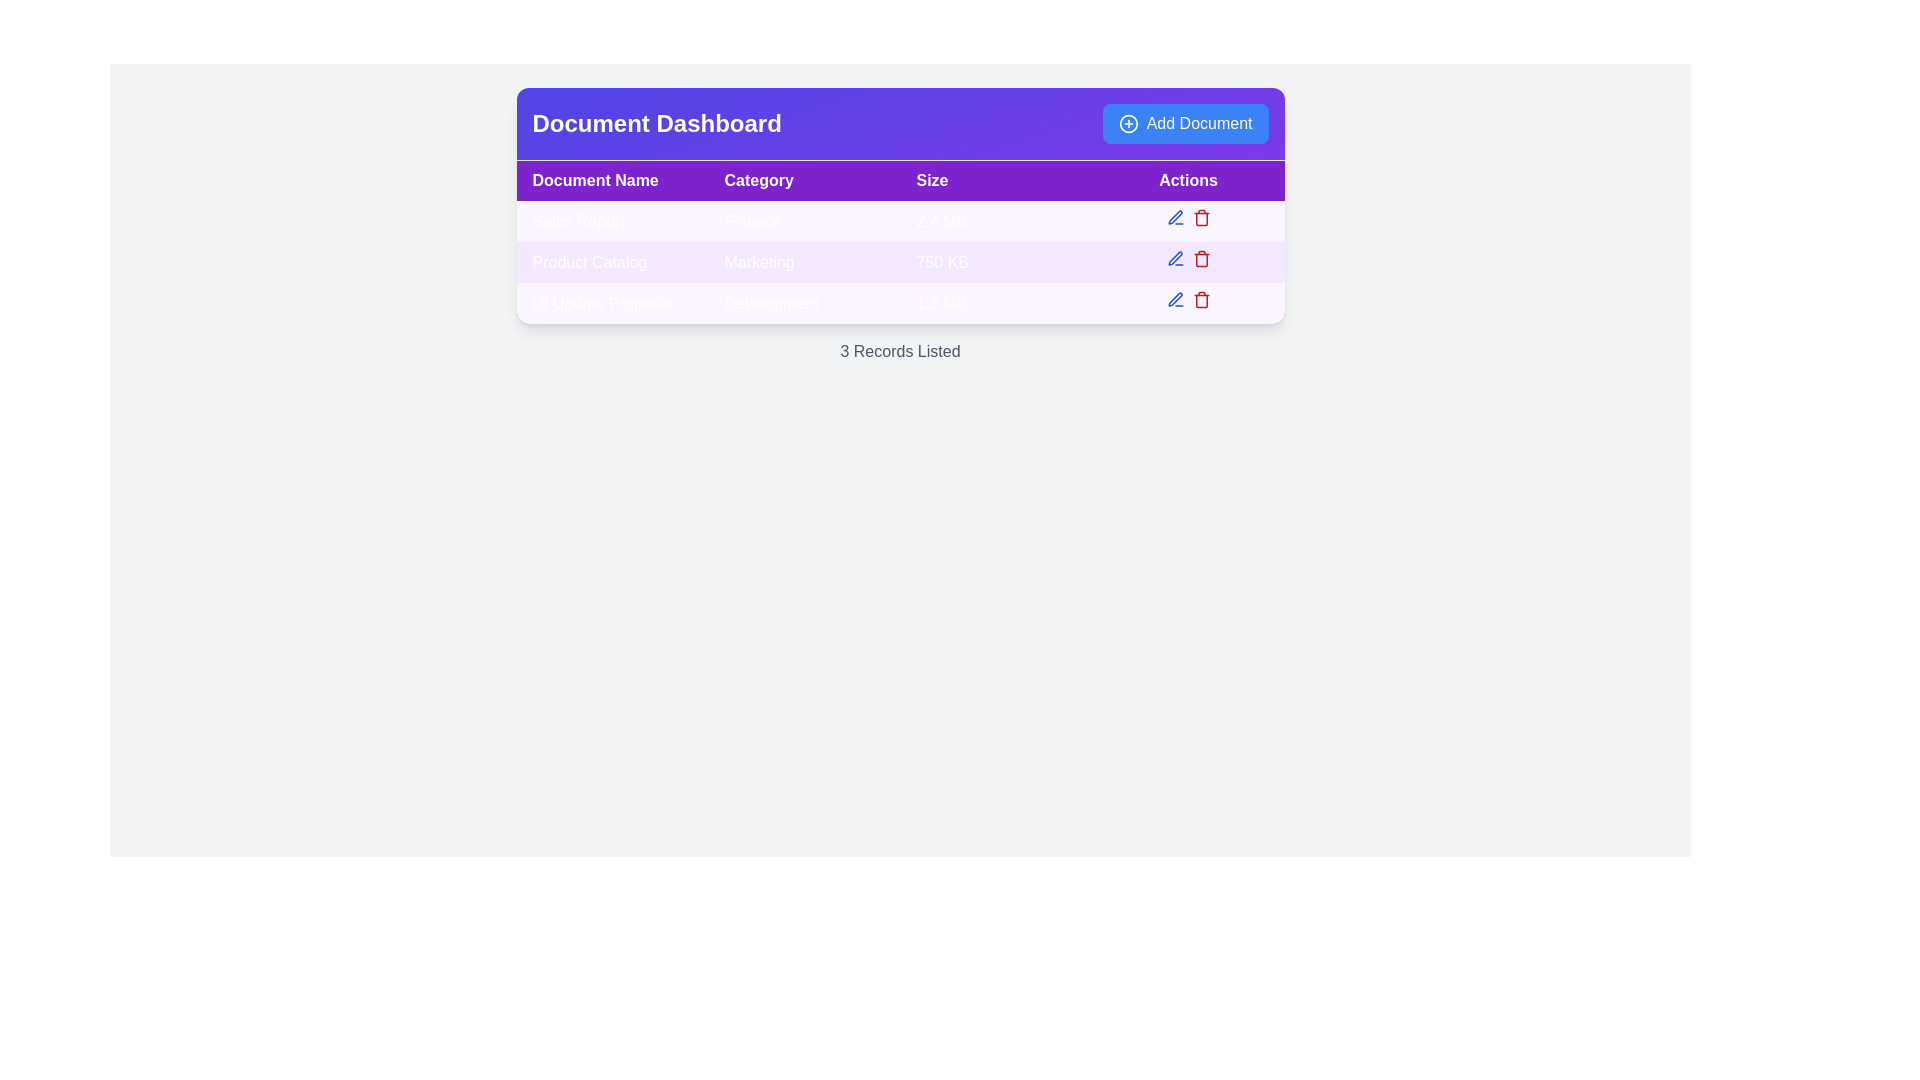 The height and width of the screenshot is (1080, 1920). What do you see at coordinates (1175, 217) in the screenshot?
I see `the small pen icon in the 'Actions' column of the data grid corresponding to the 'Product Catalog' row` at bounding box center [1175, 217].